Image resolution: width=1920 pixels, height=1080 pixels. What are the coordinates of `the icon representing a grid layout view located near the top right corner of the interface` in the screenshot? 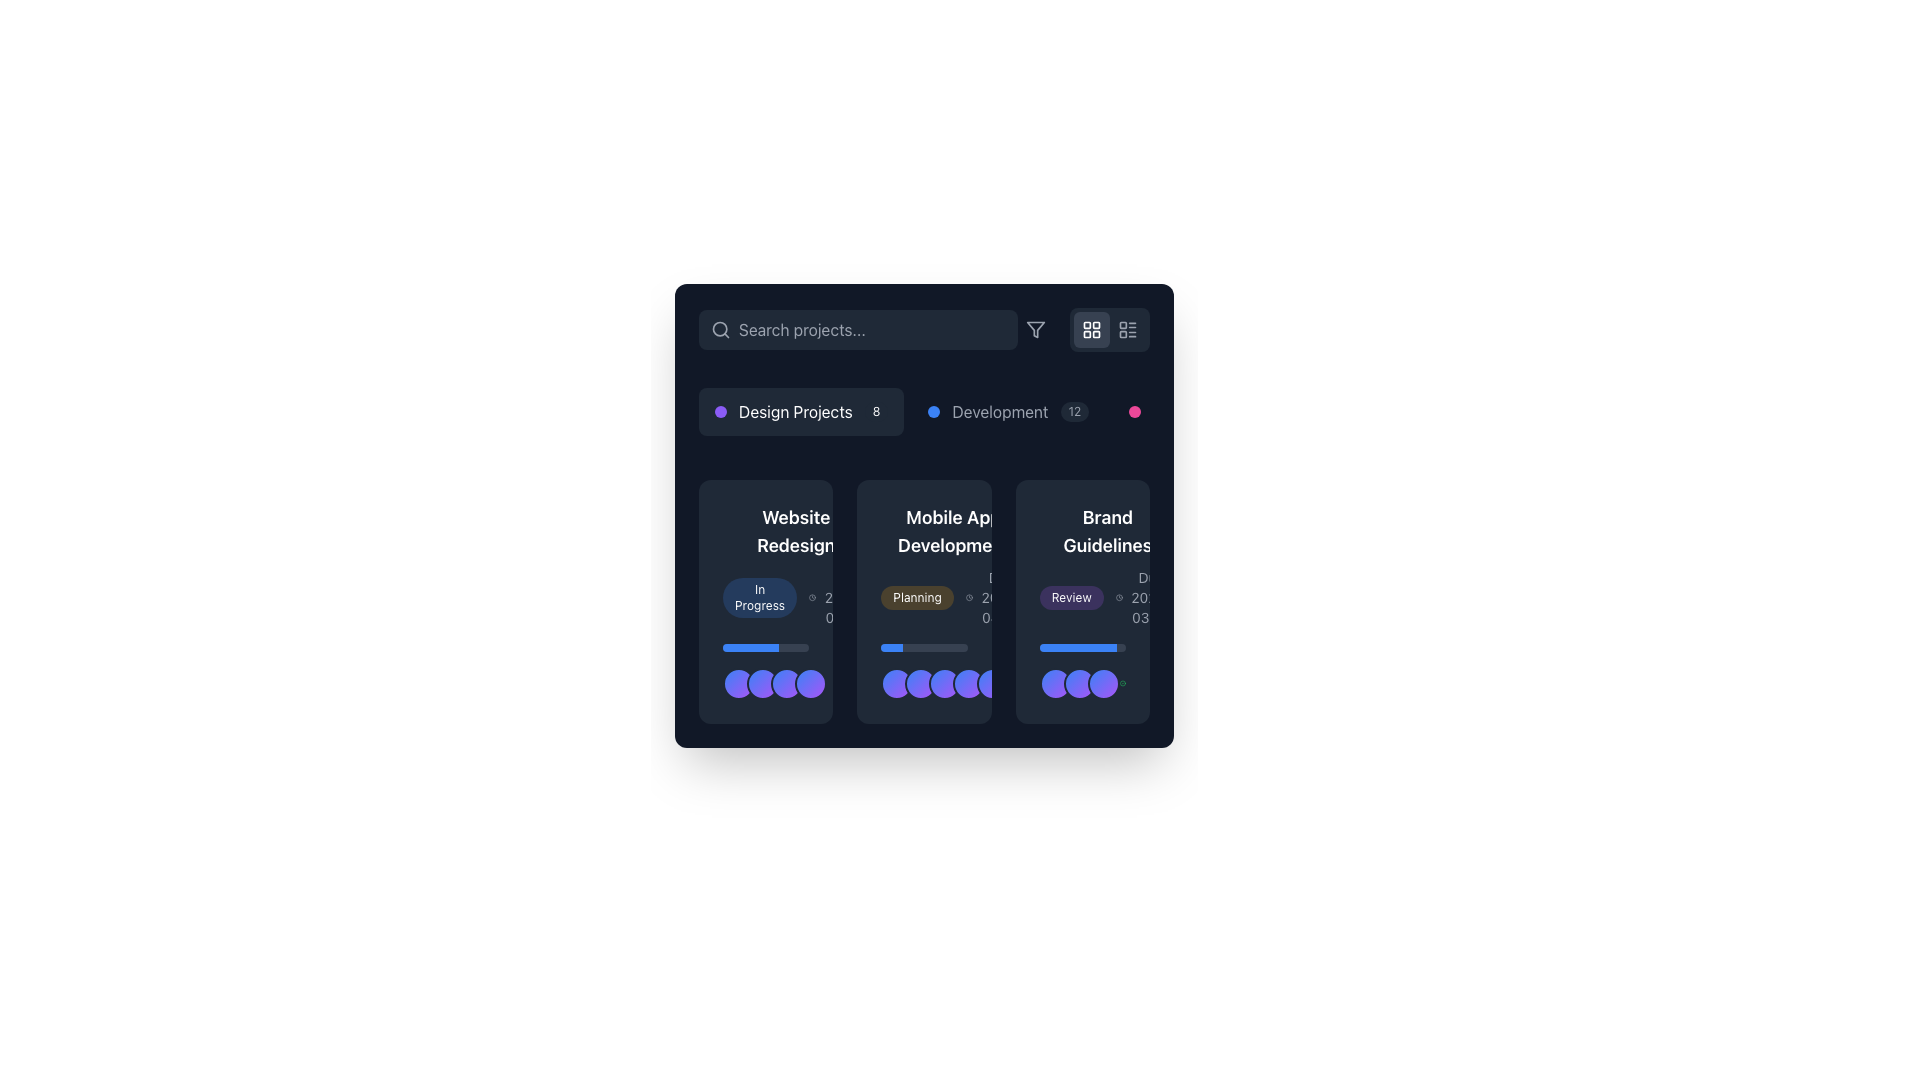 It's located at (1090, 329).